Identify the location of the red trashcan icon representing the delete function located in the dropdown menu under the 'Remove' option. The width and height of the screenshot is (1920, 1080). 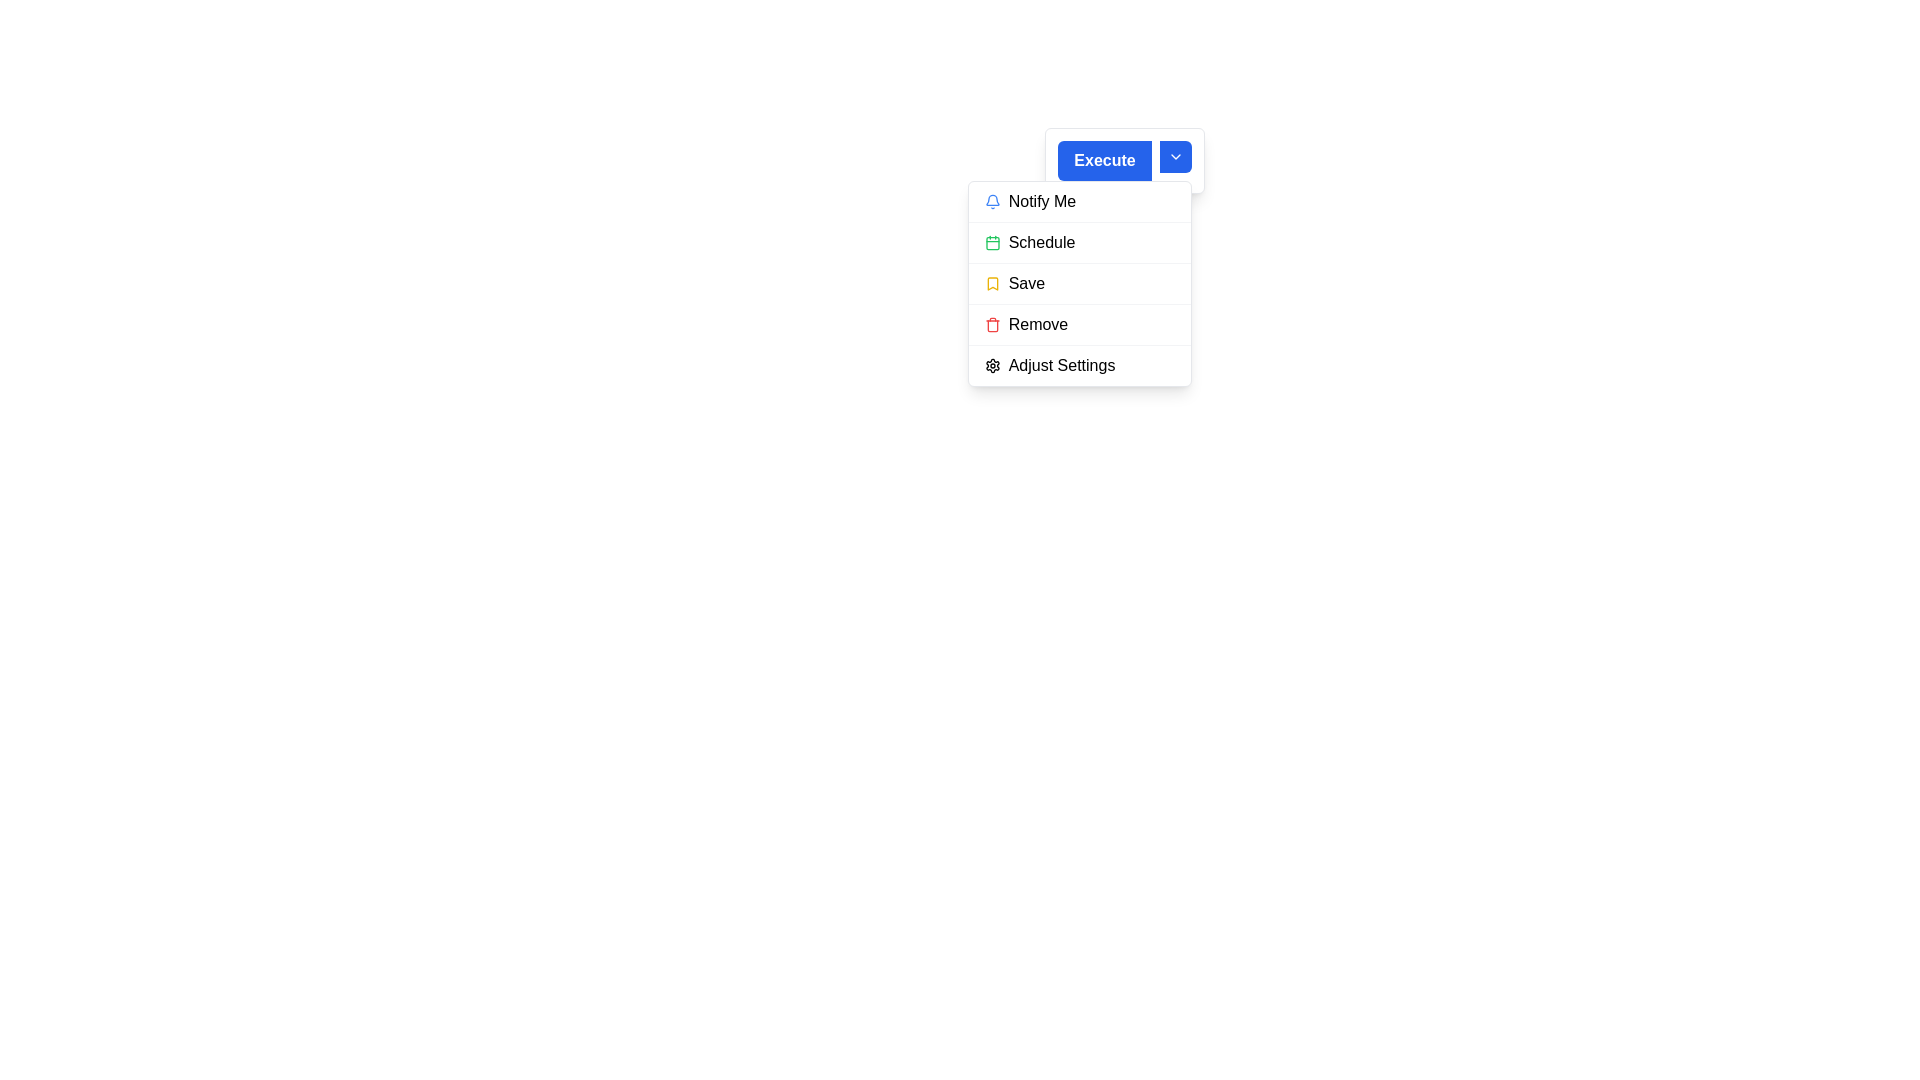
(992, 323).